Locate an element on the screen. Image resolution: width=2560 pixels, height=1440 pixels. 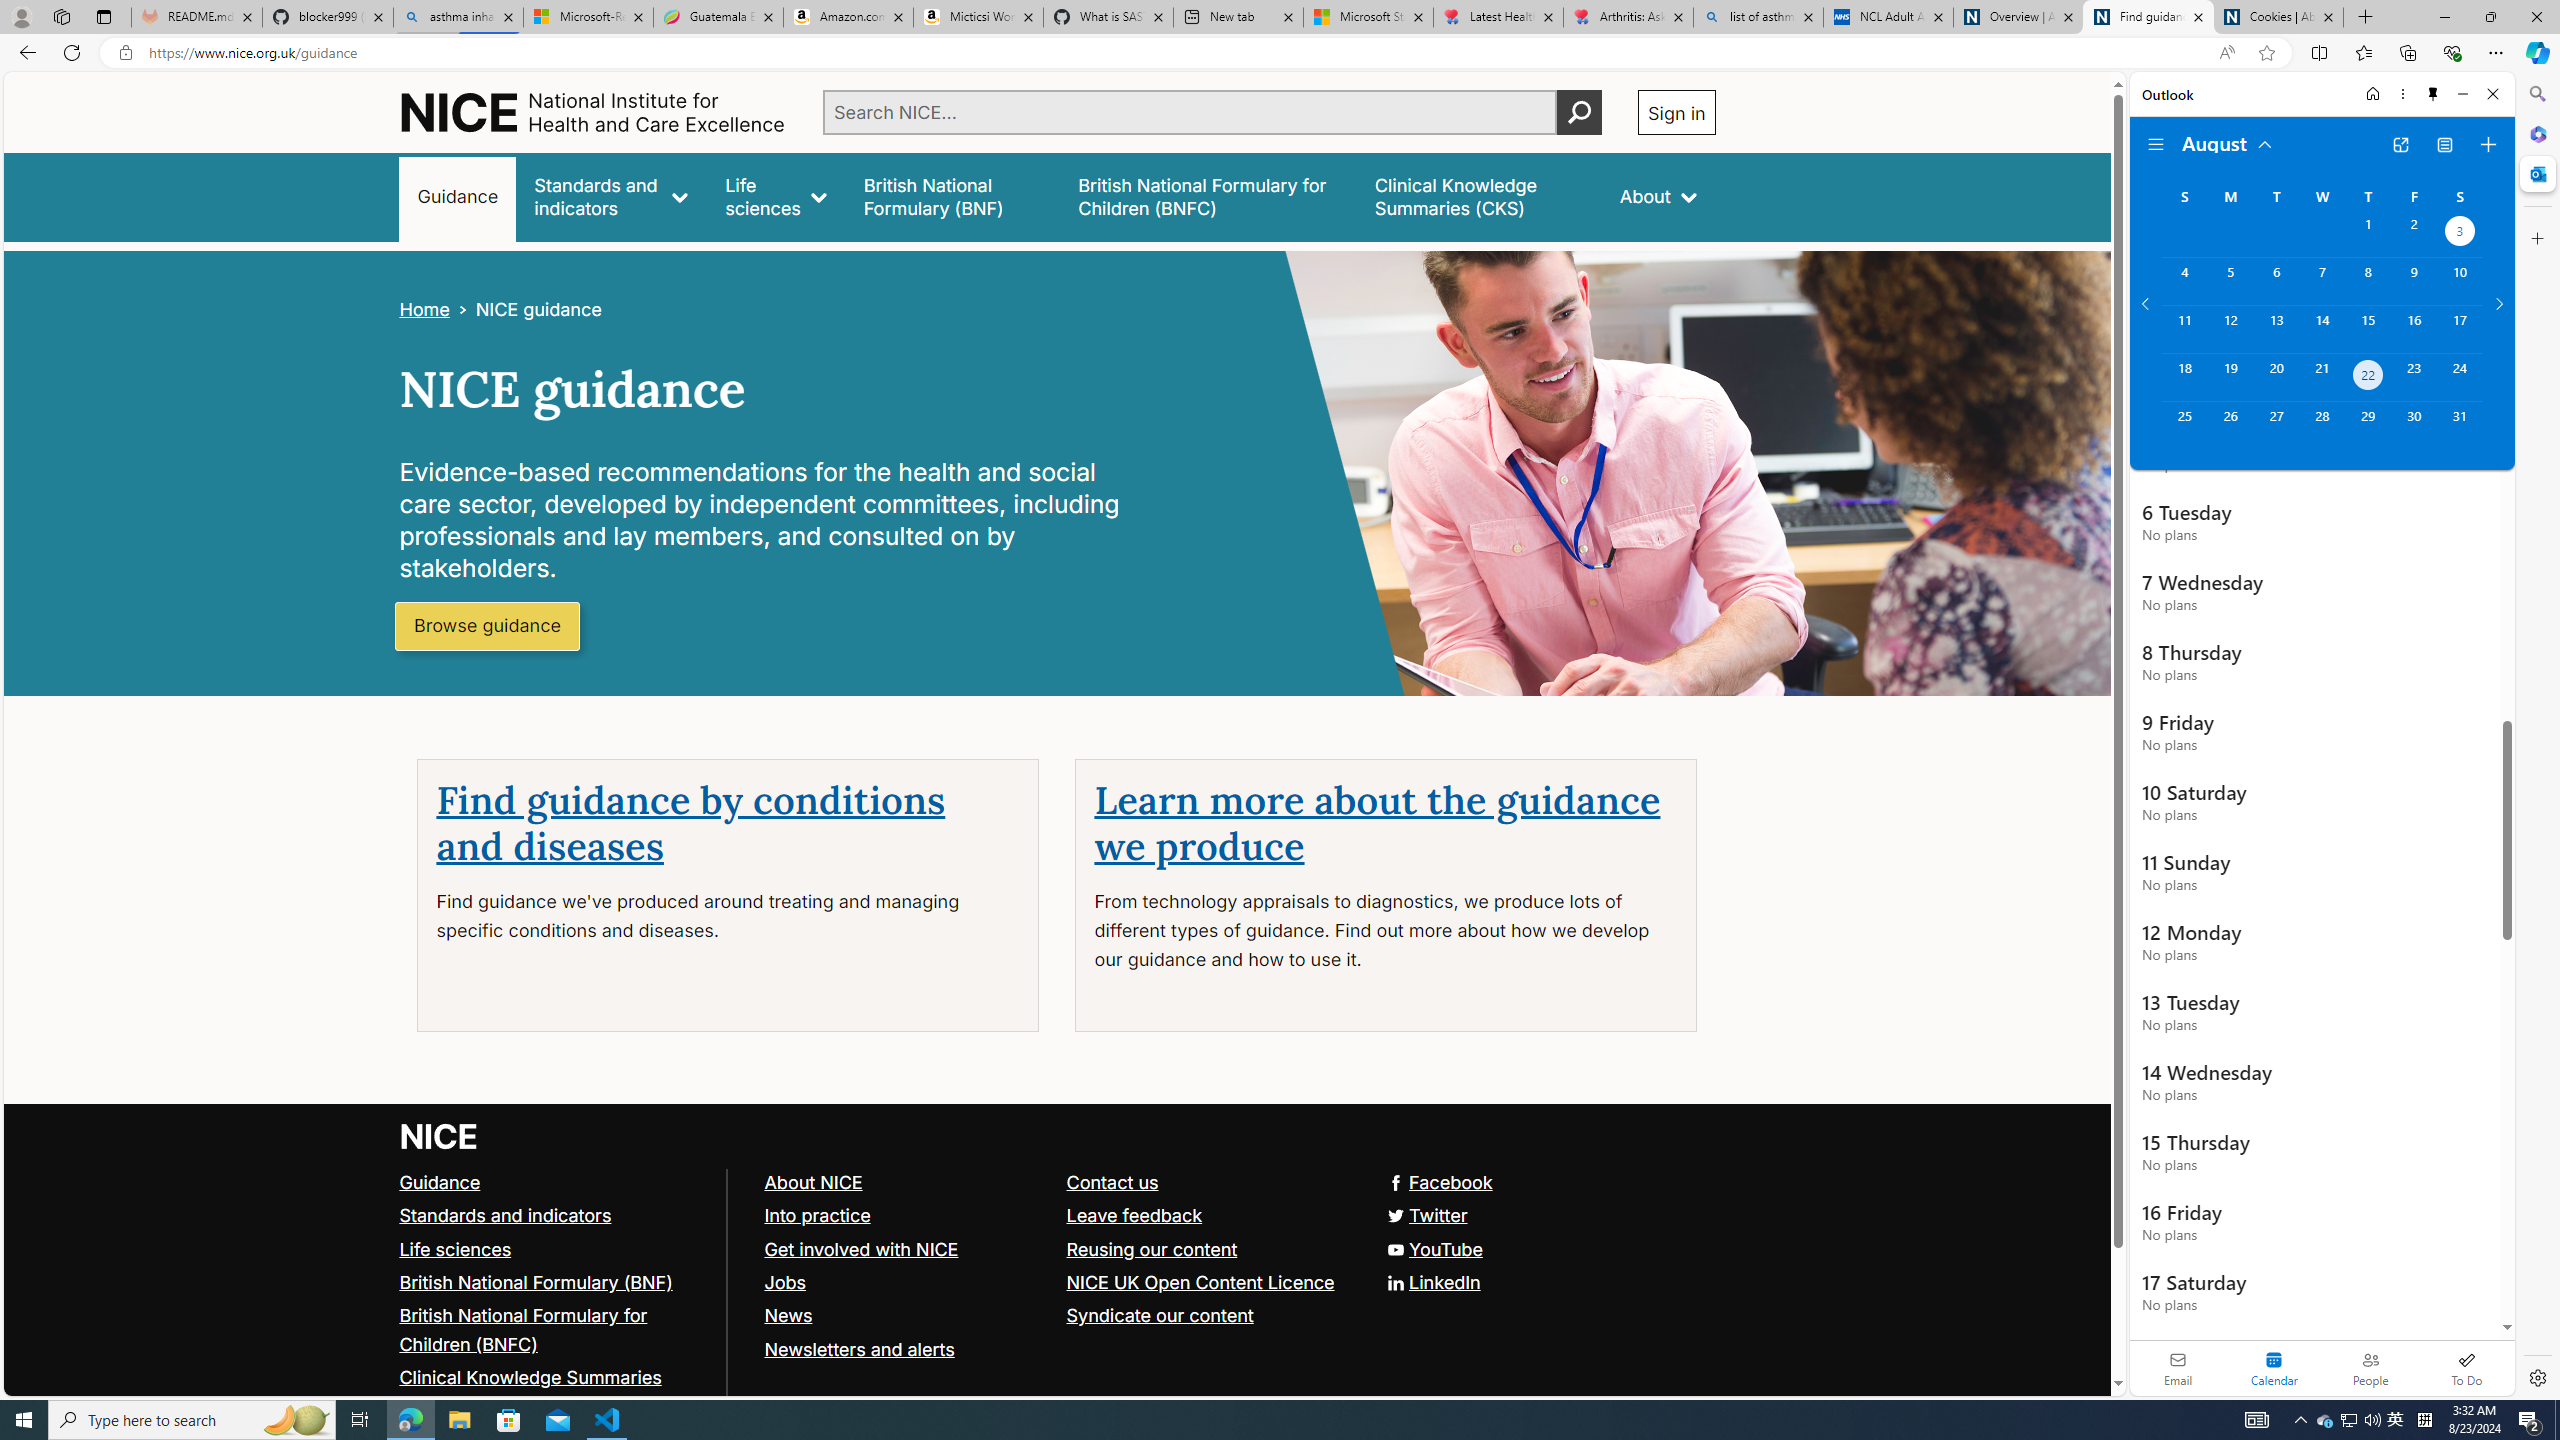
'asthma inhaler - Search' is located at coordinates (457, 16).